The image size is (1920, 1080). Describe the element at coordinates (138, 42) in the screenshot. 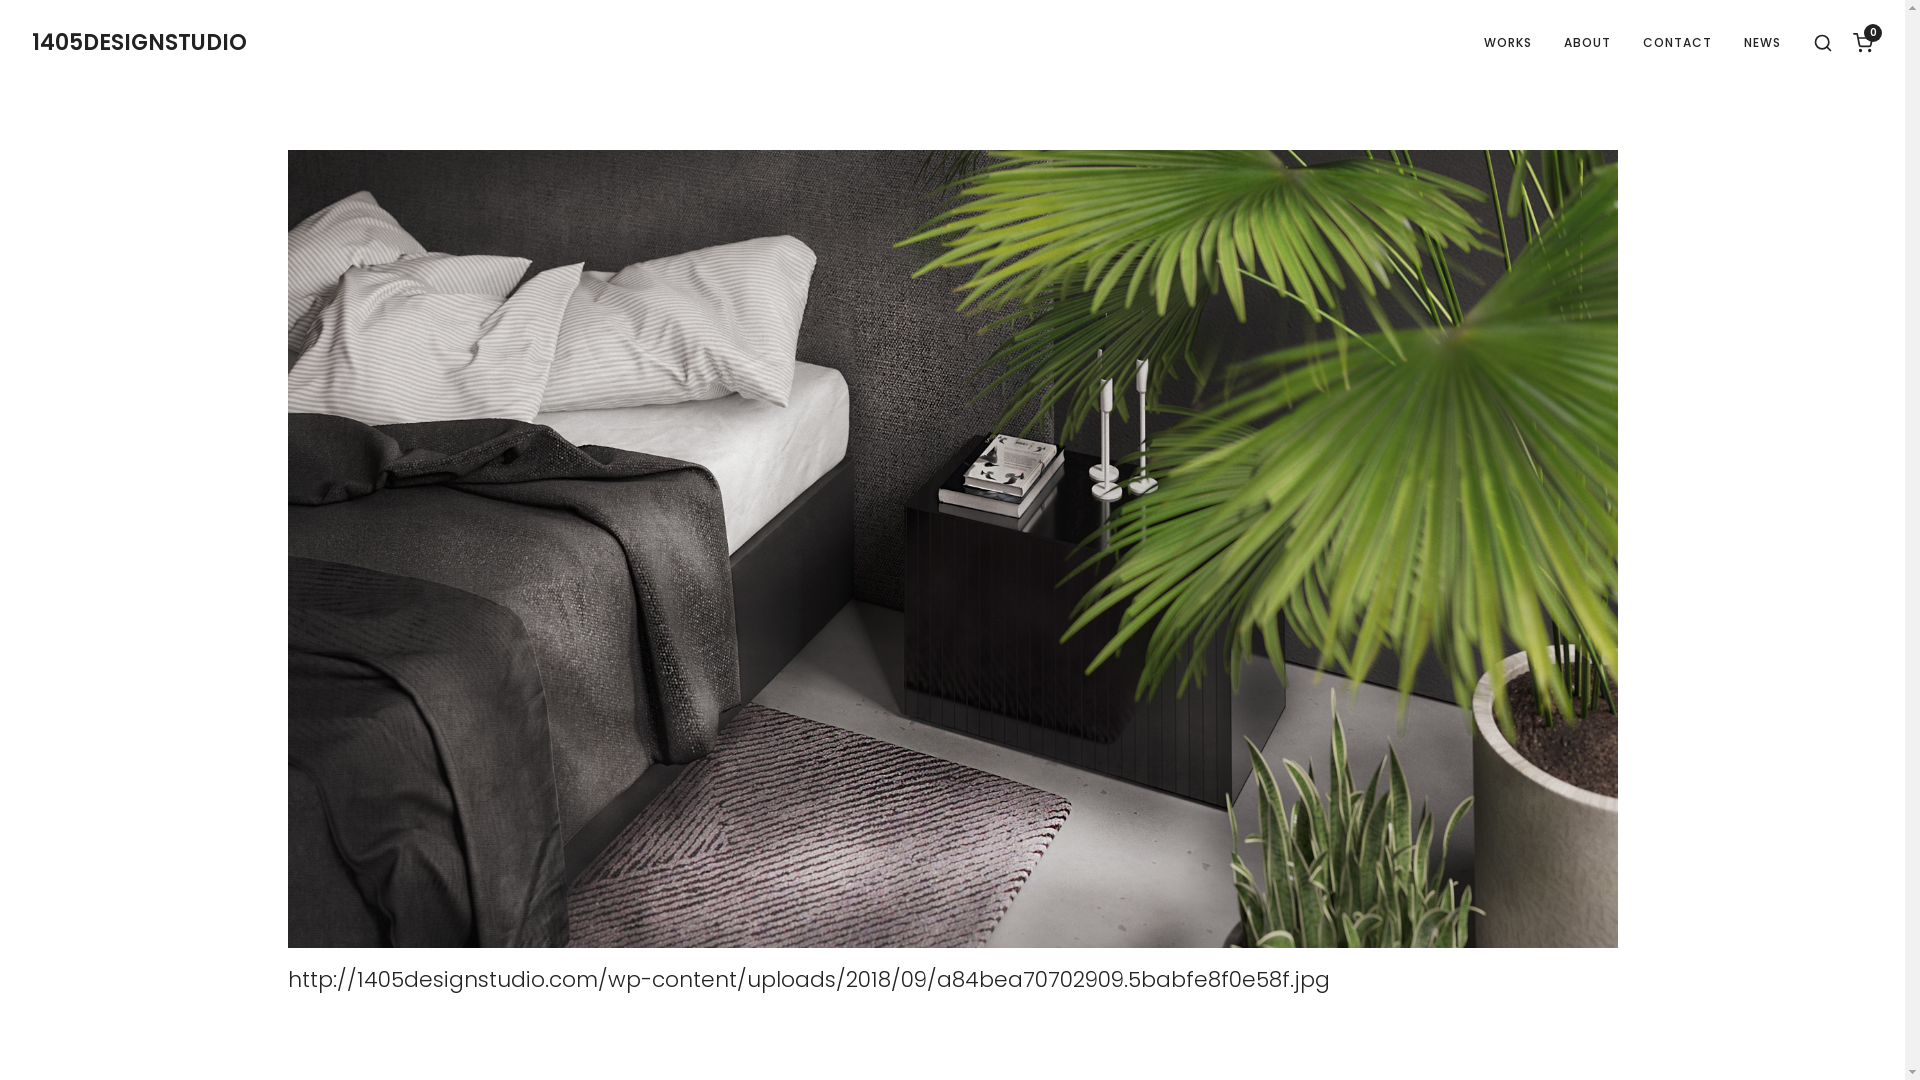

I see `'1405DESIGNSTUDIO'` at that location.